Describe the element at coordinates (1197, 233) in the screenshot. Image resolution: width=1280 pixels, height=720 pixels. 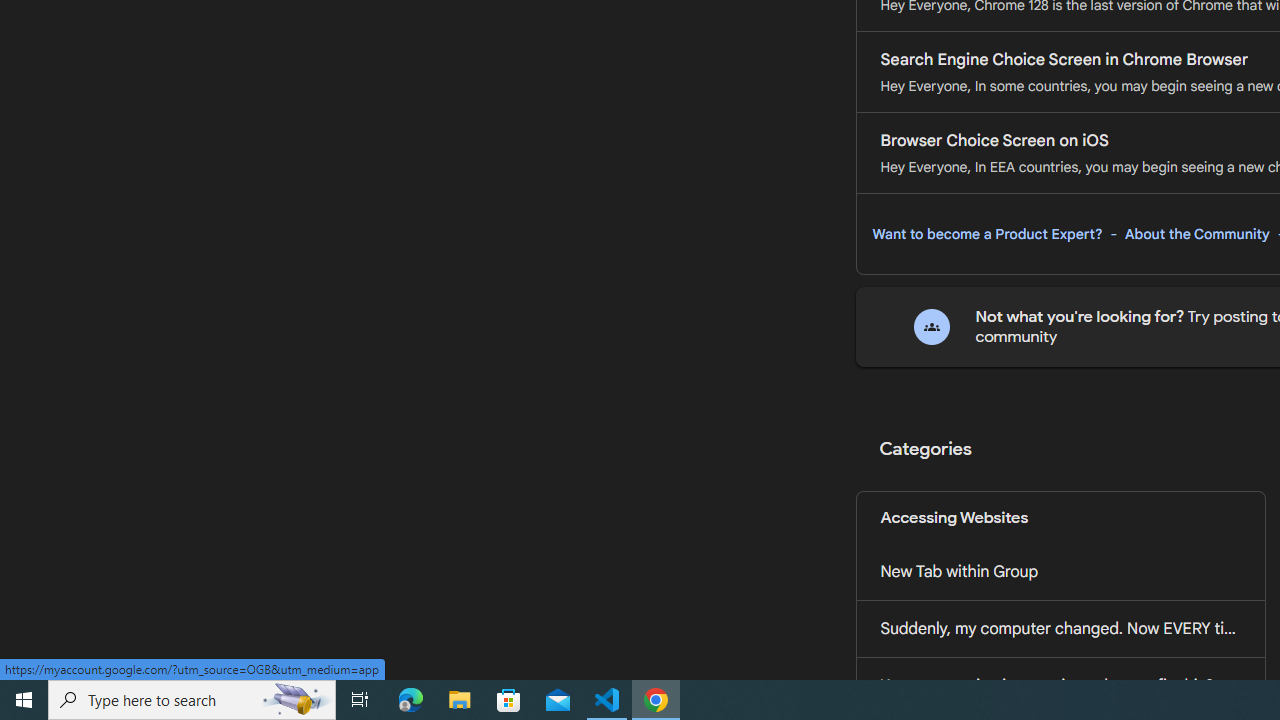
I see `'About the Community'` at that location.